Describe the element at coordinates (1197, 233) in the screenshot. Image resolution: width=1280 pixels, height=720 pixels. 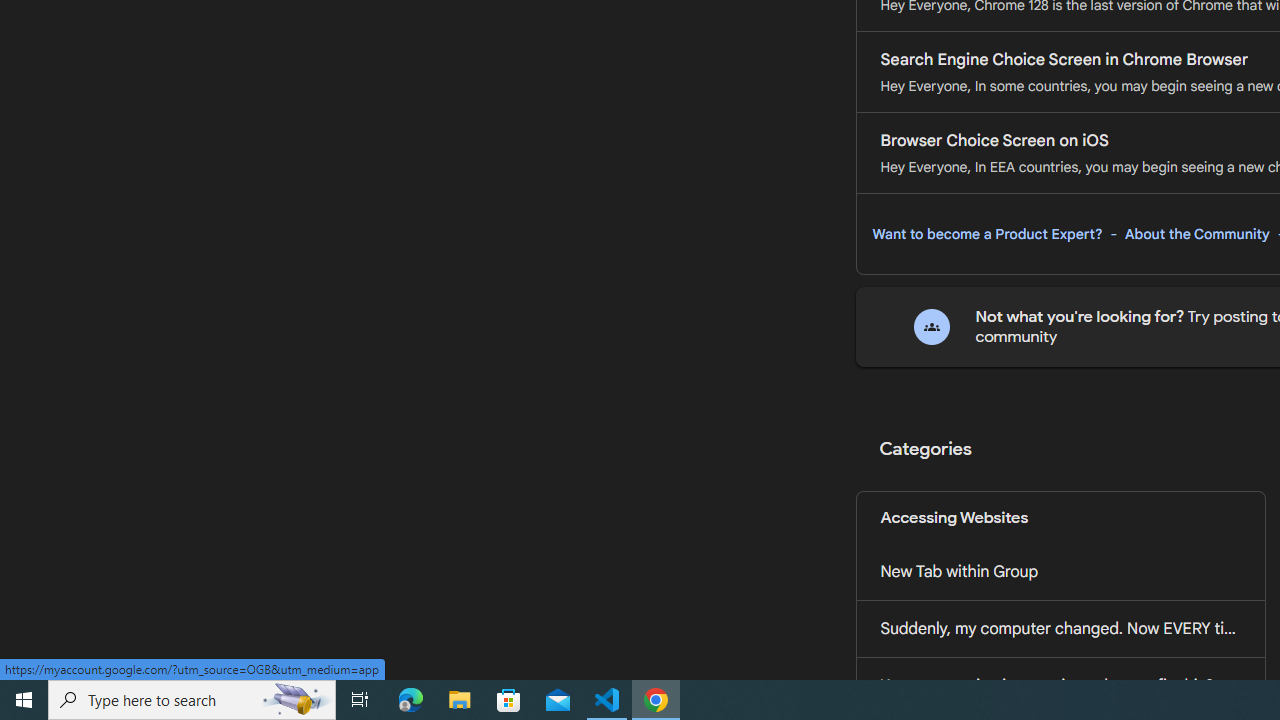
I see `'About the Community'` at that location.